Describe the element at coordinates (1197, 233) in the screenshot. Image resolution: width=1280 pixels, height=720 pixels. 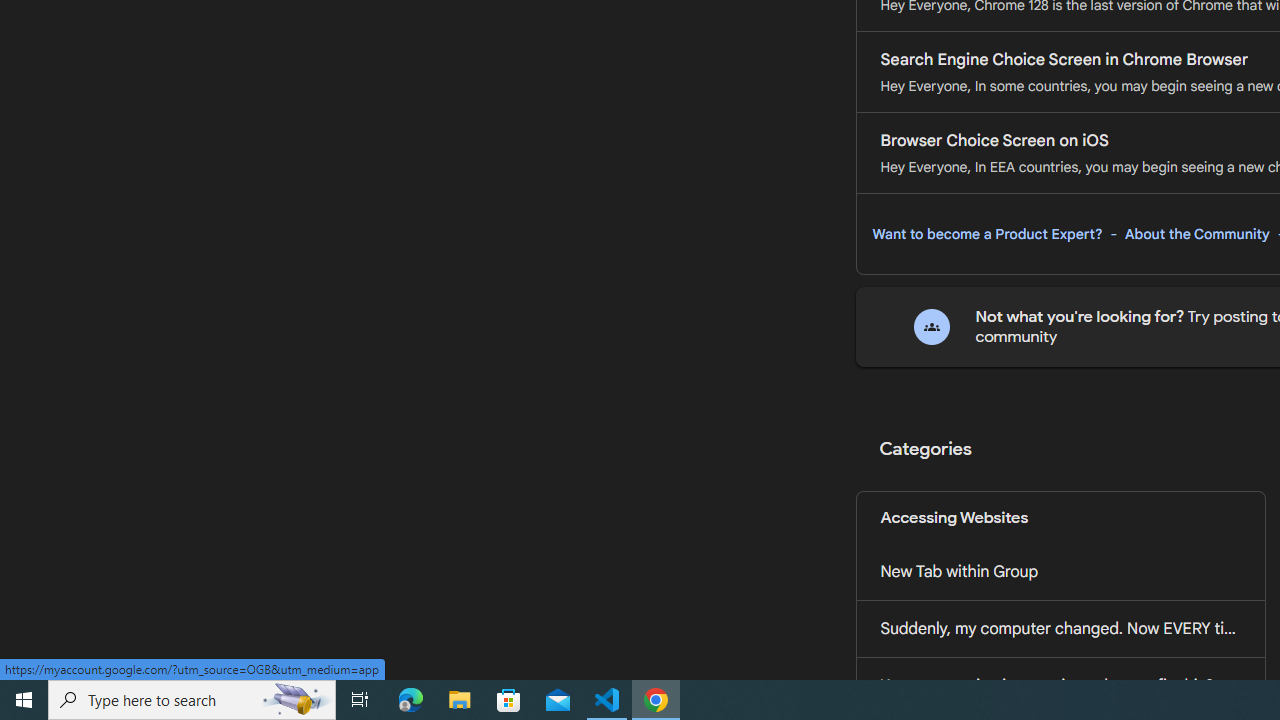
I see `'About the Community'` at that location.